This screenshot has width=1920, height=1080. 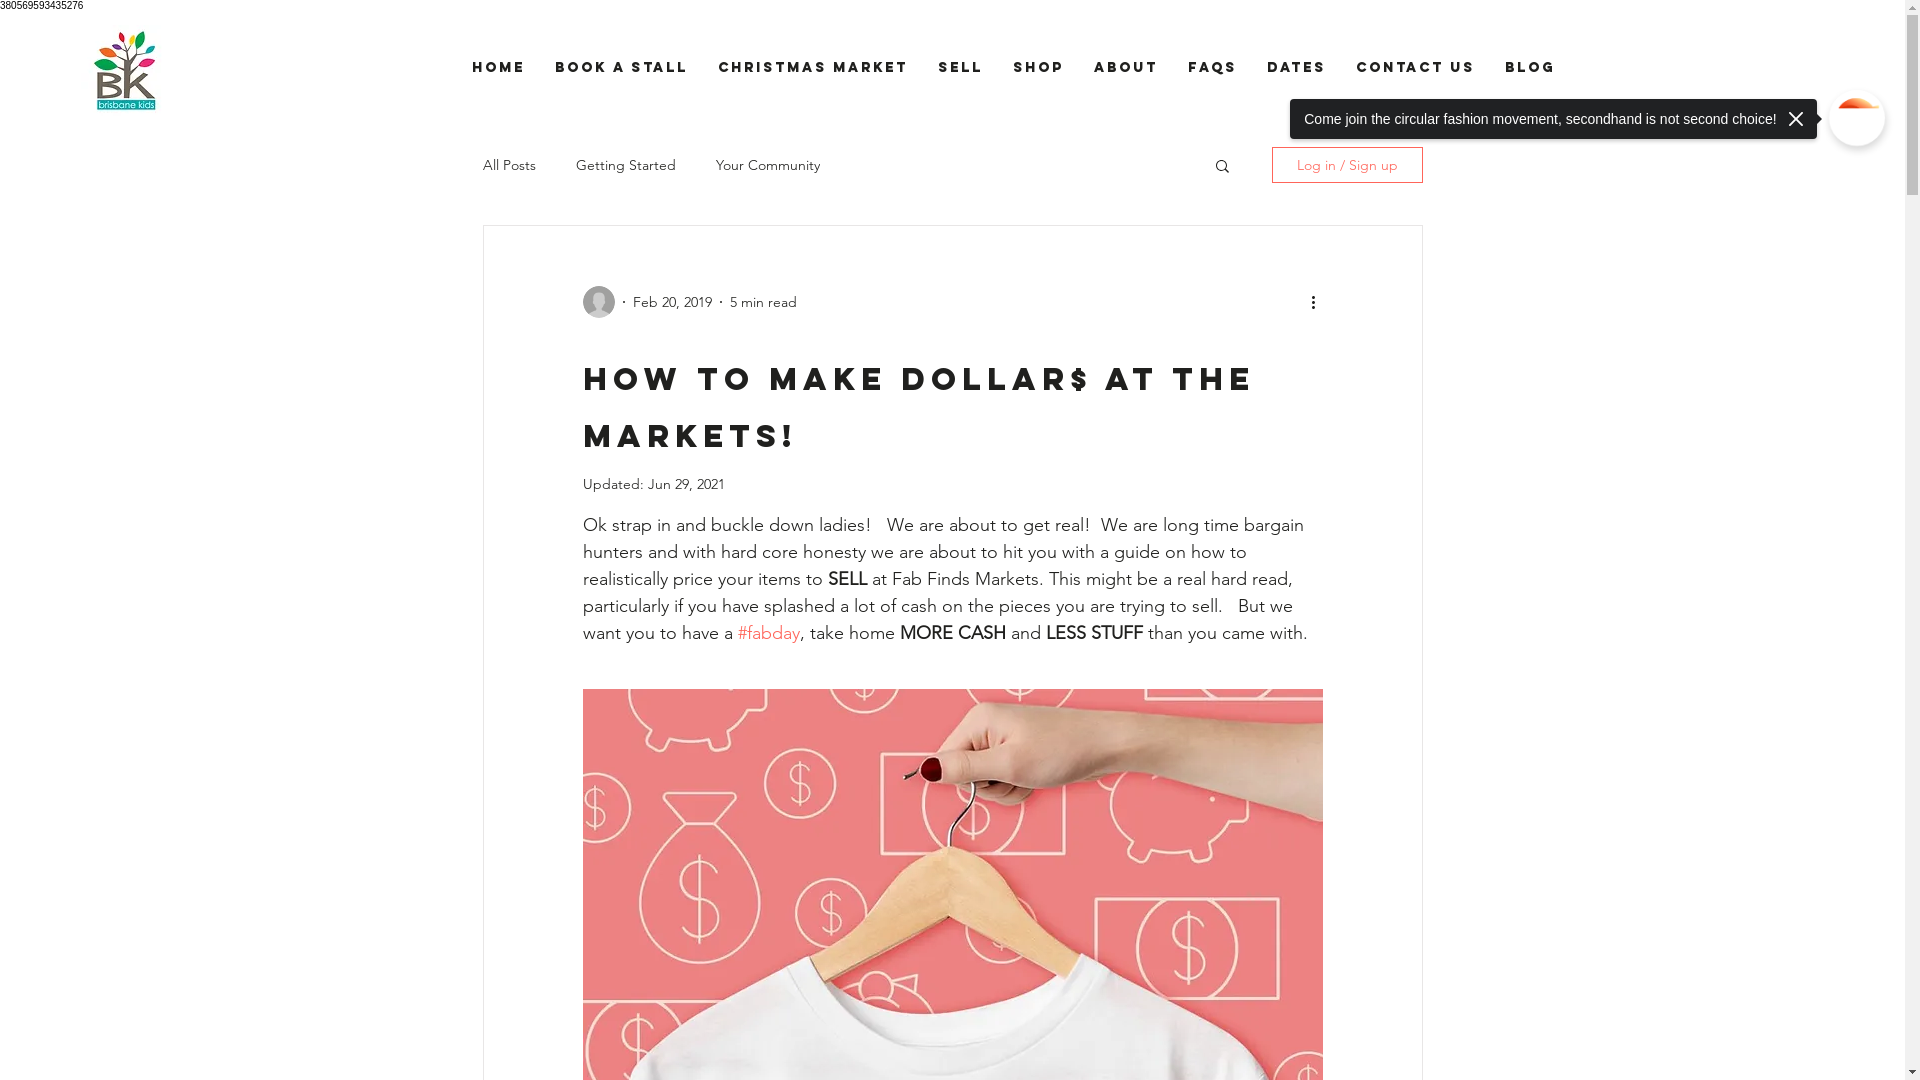 What do you see at coordinates (1413, 67) in the screenshot?
I see `'Contact Us'` at bounding box center [1413, 67].